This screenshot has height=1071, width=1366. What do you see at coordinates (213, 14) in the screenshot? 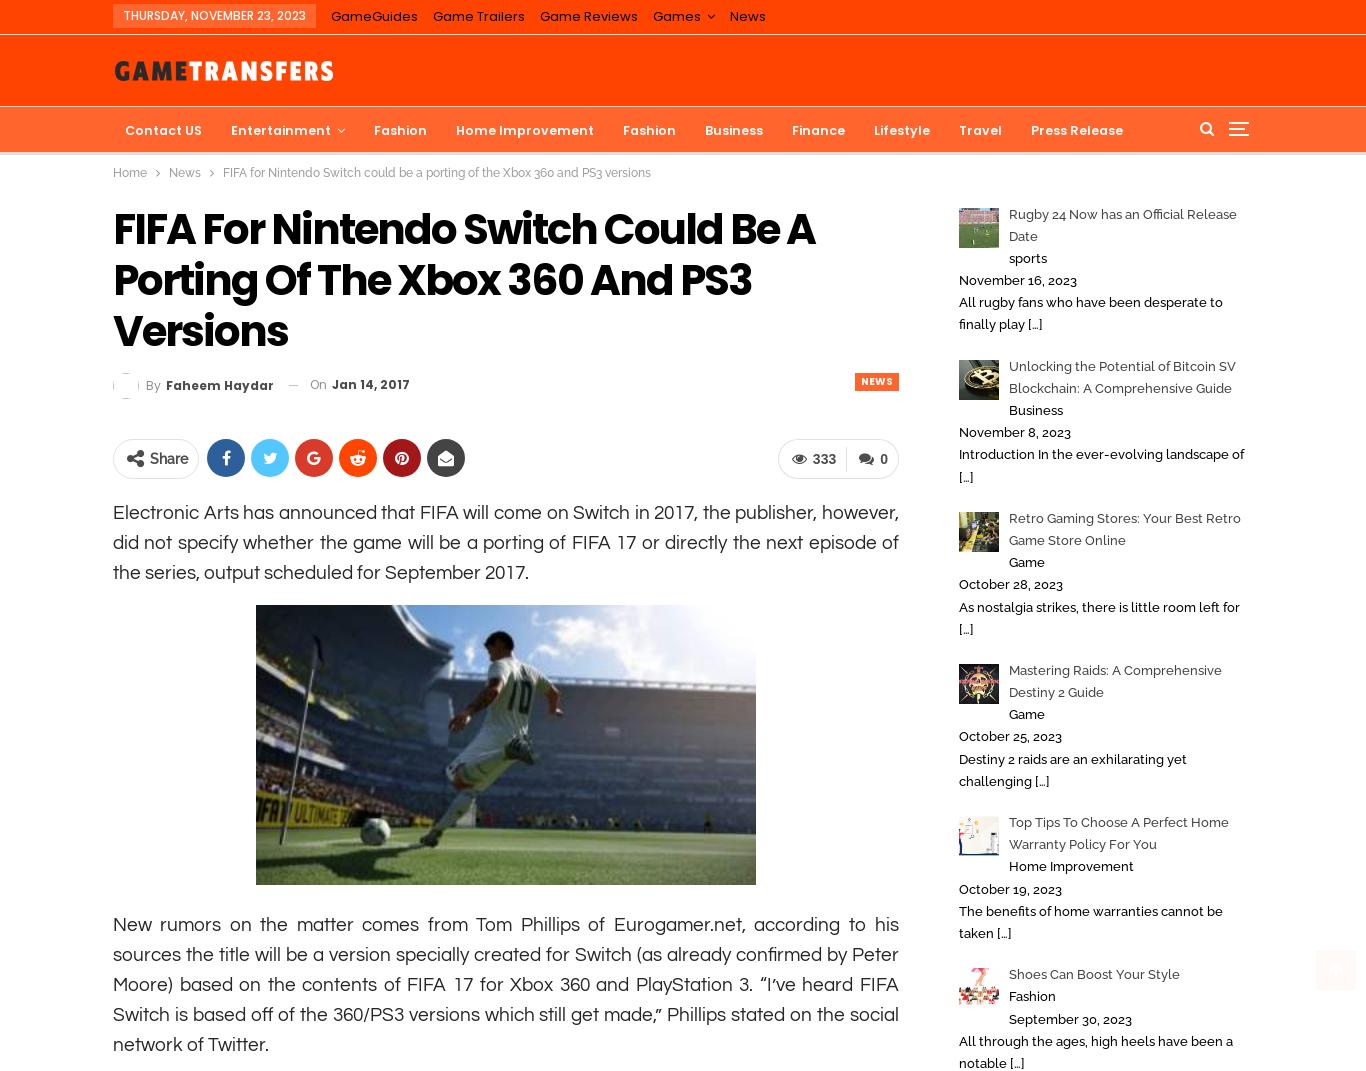
I see `'Thursday, November 23, 2023'` at bounding box center [213, 14].